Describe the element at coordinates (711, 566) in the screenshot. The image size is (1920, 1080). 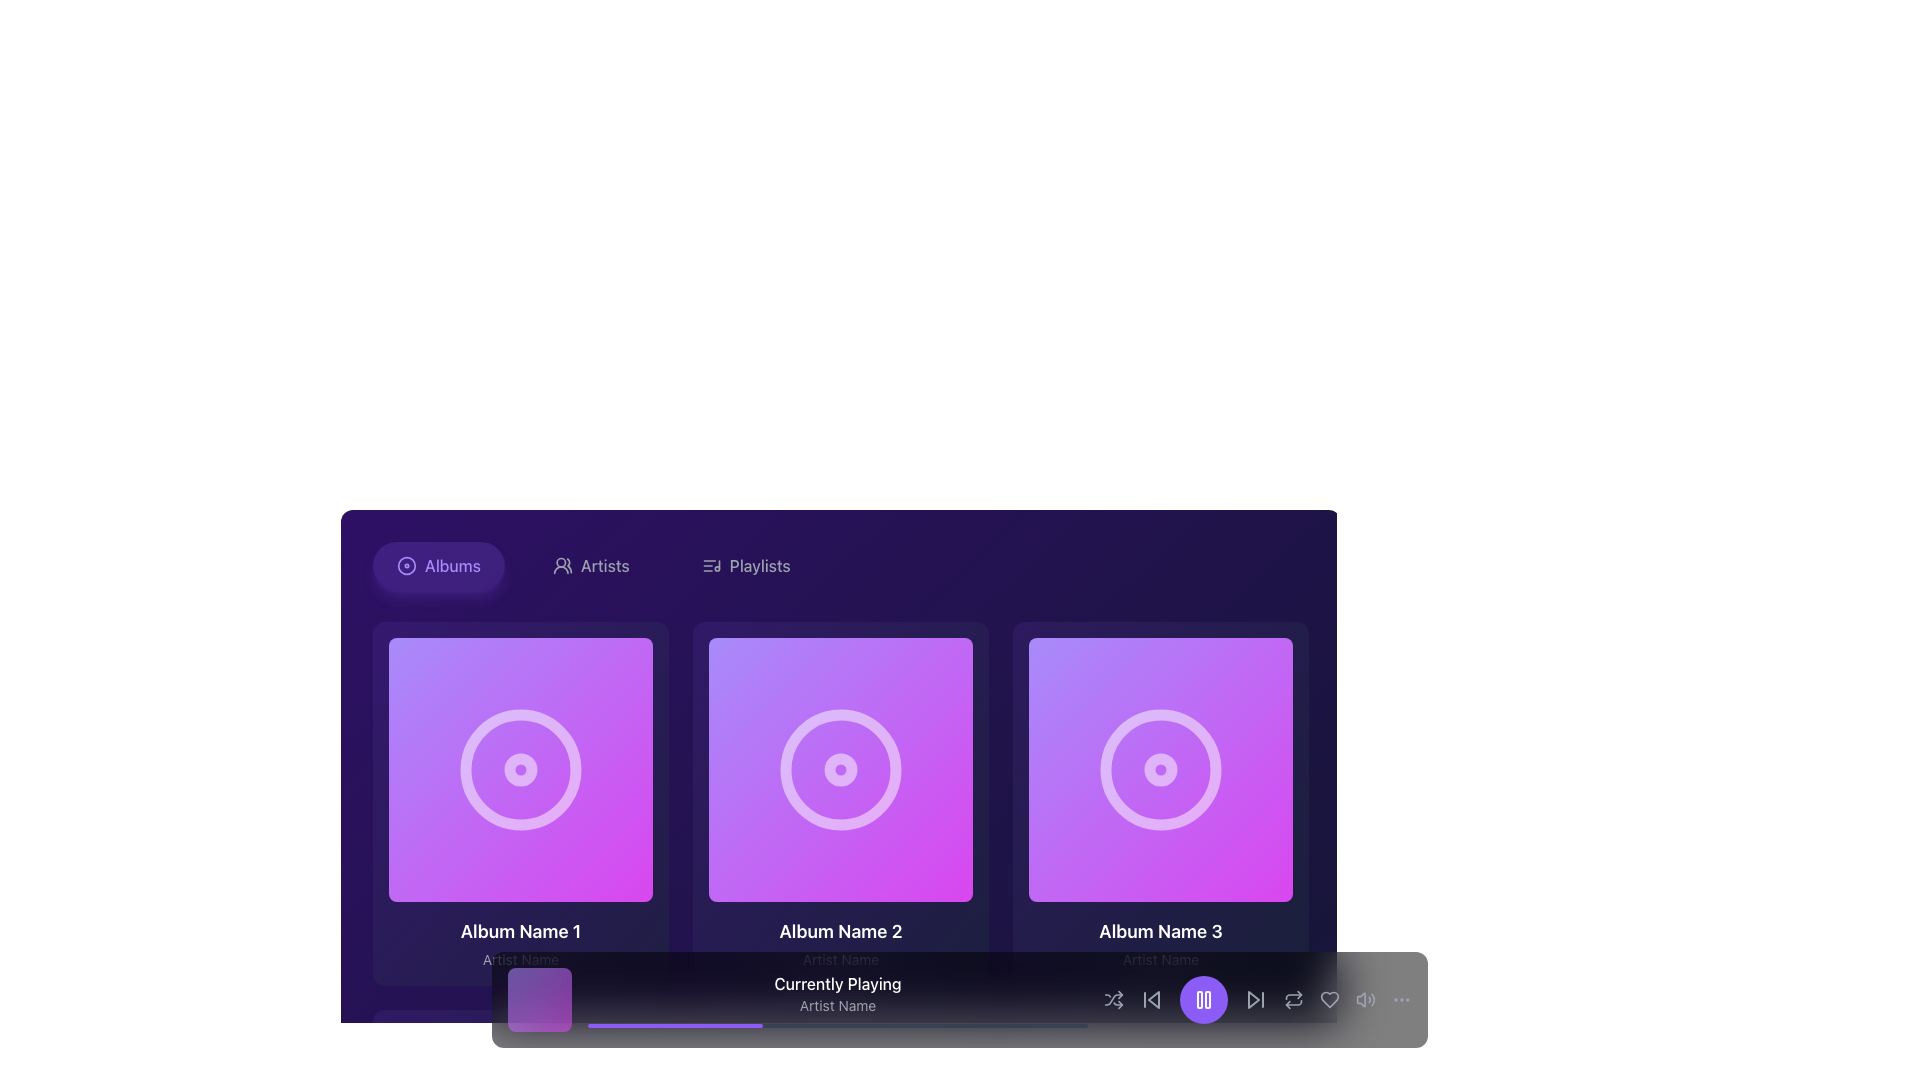
I see `the 'Playlists' icon, which serves as a visual indicator for the 'Playlists' tab located within the button at the top of the page, positioned between the 'Artists' and 'Albums' tabs` at that location.